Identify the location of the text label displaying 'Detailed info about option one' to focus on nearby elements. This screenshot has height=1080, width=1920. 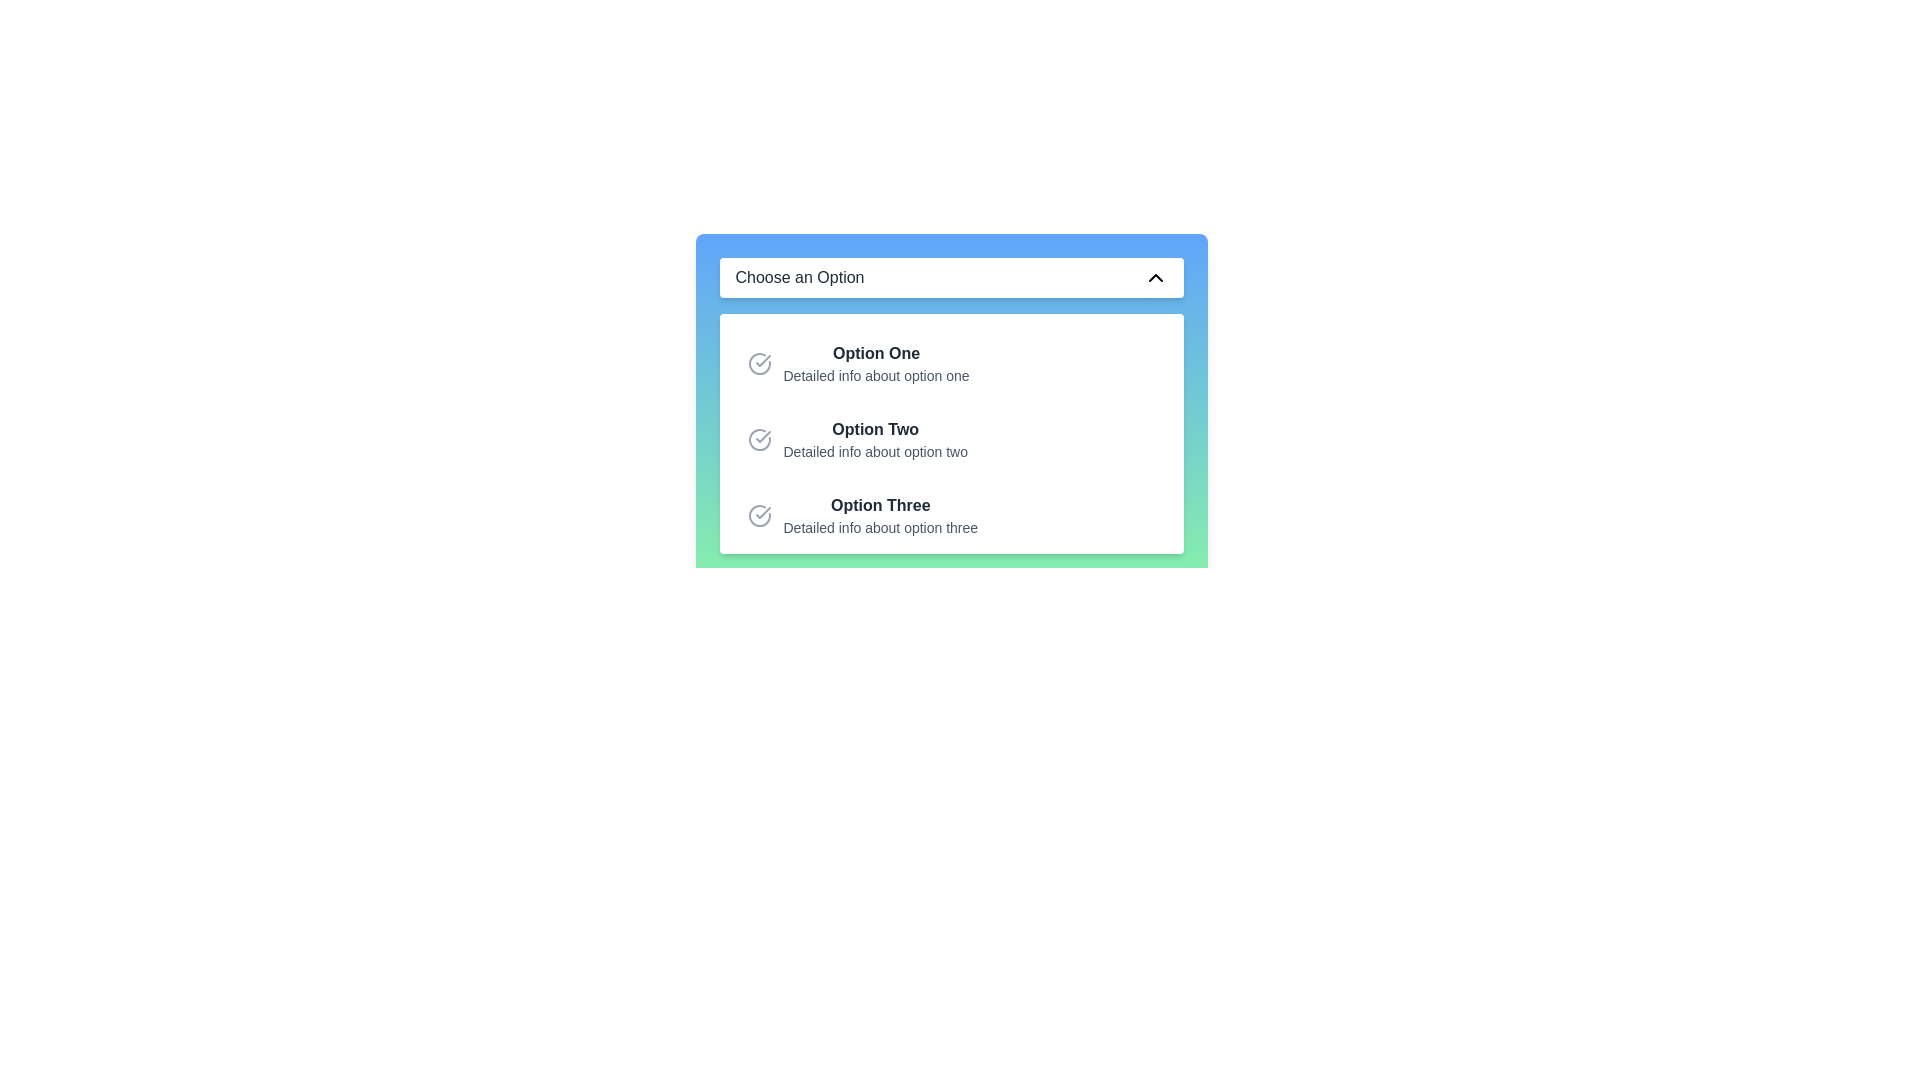
(876, 375).